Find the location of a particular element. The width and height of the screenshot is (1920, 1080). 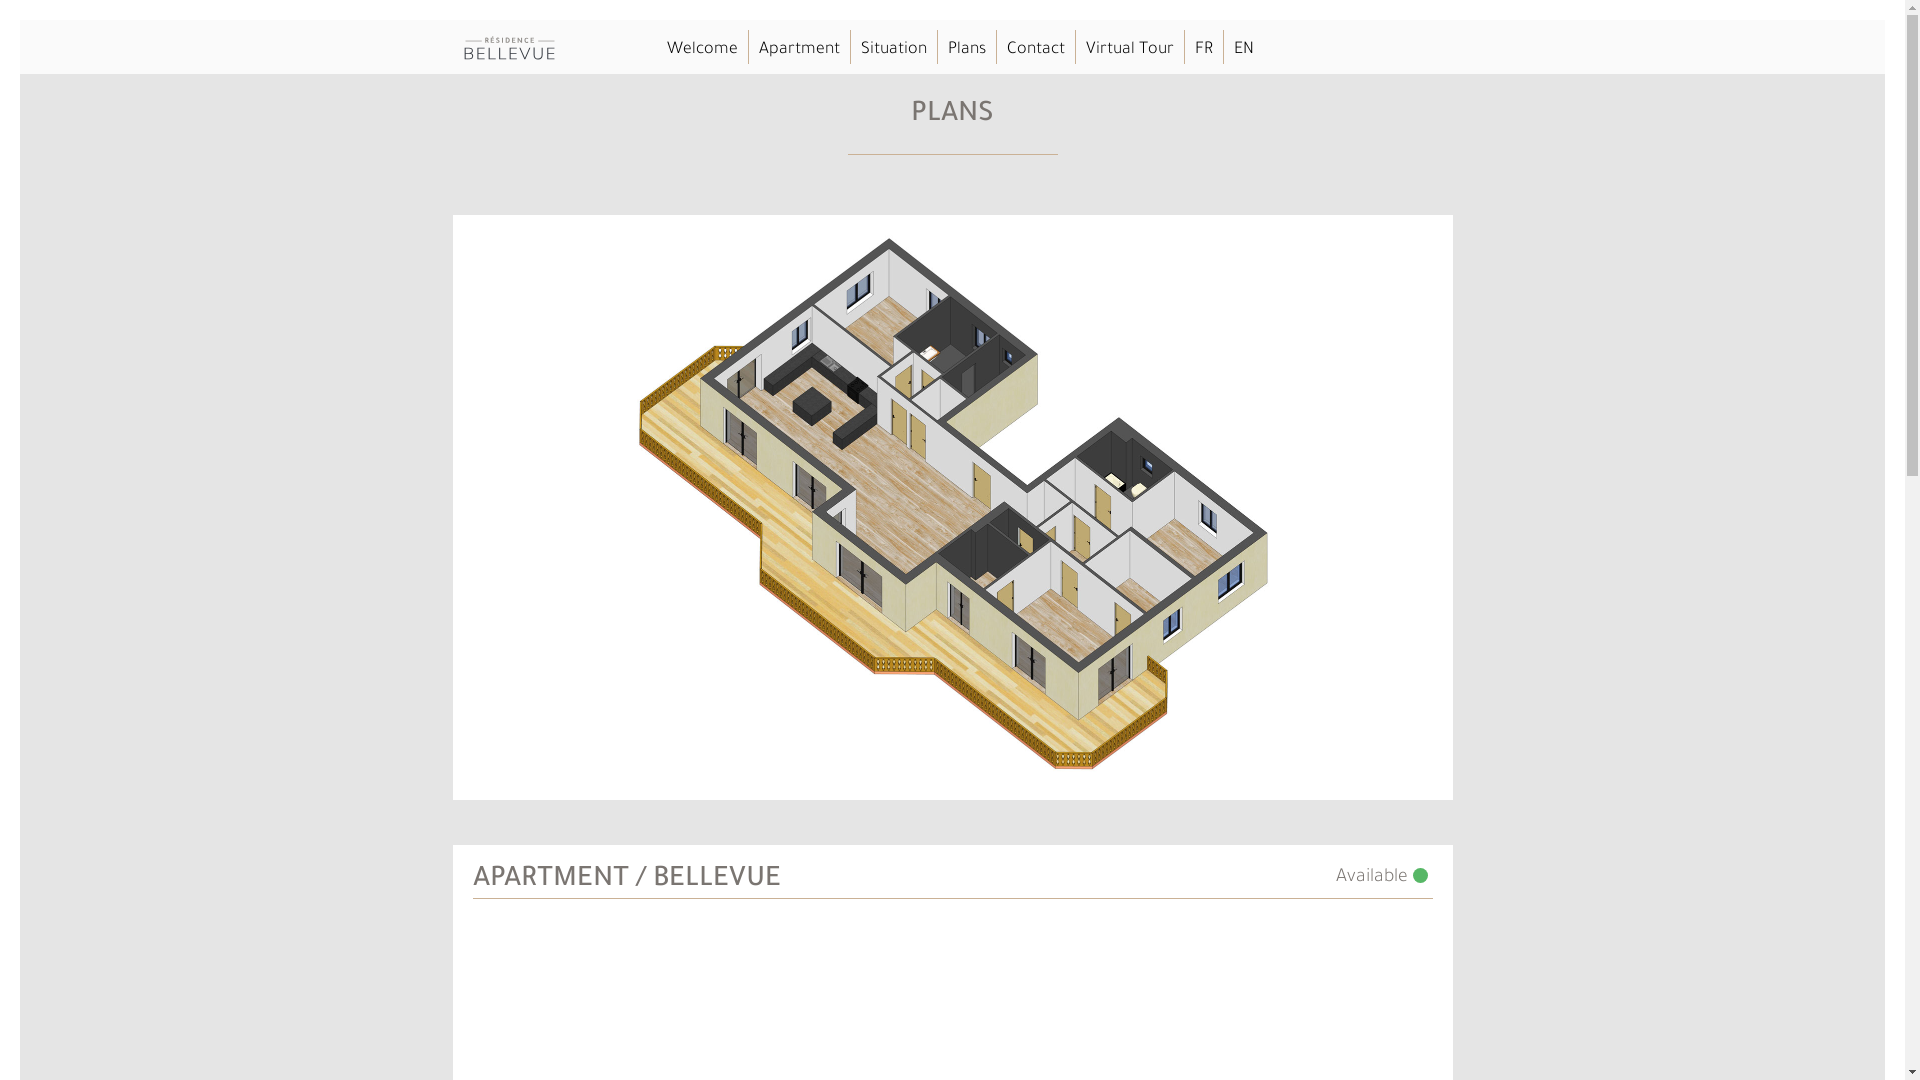

'FR' is located at coordinates (1202, 49).